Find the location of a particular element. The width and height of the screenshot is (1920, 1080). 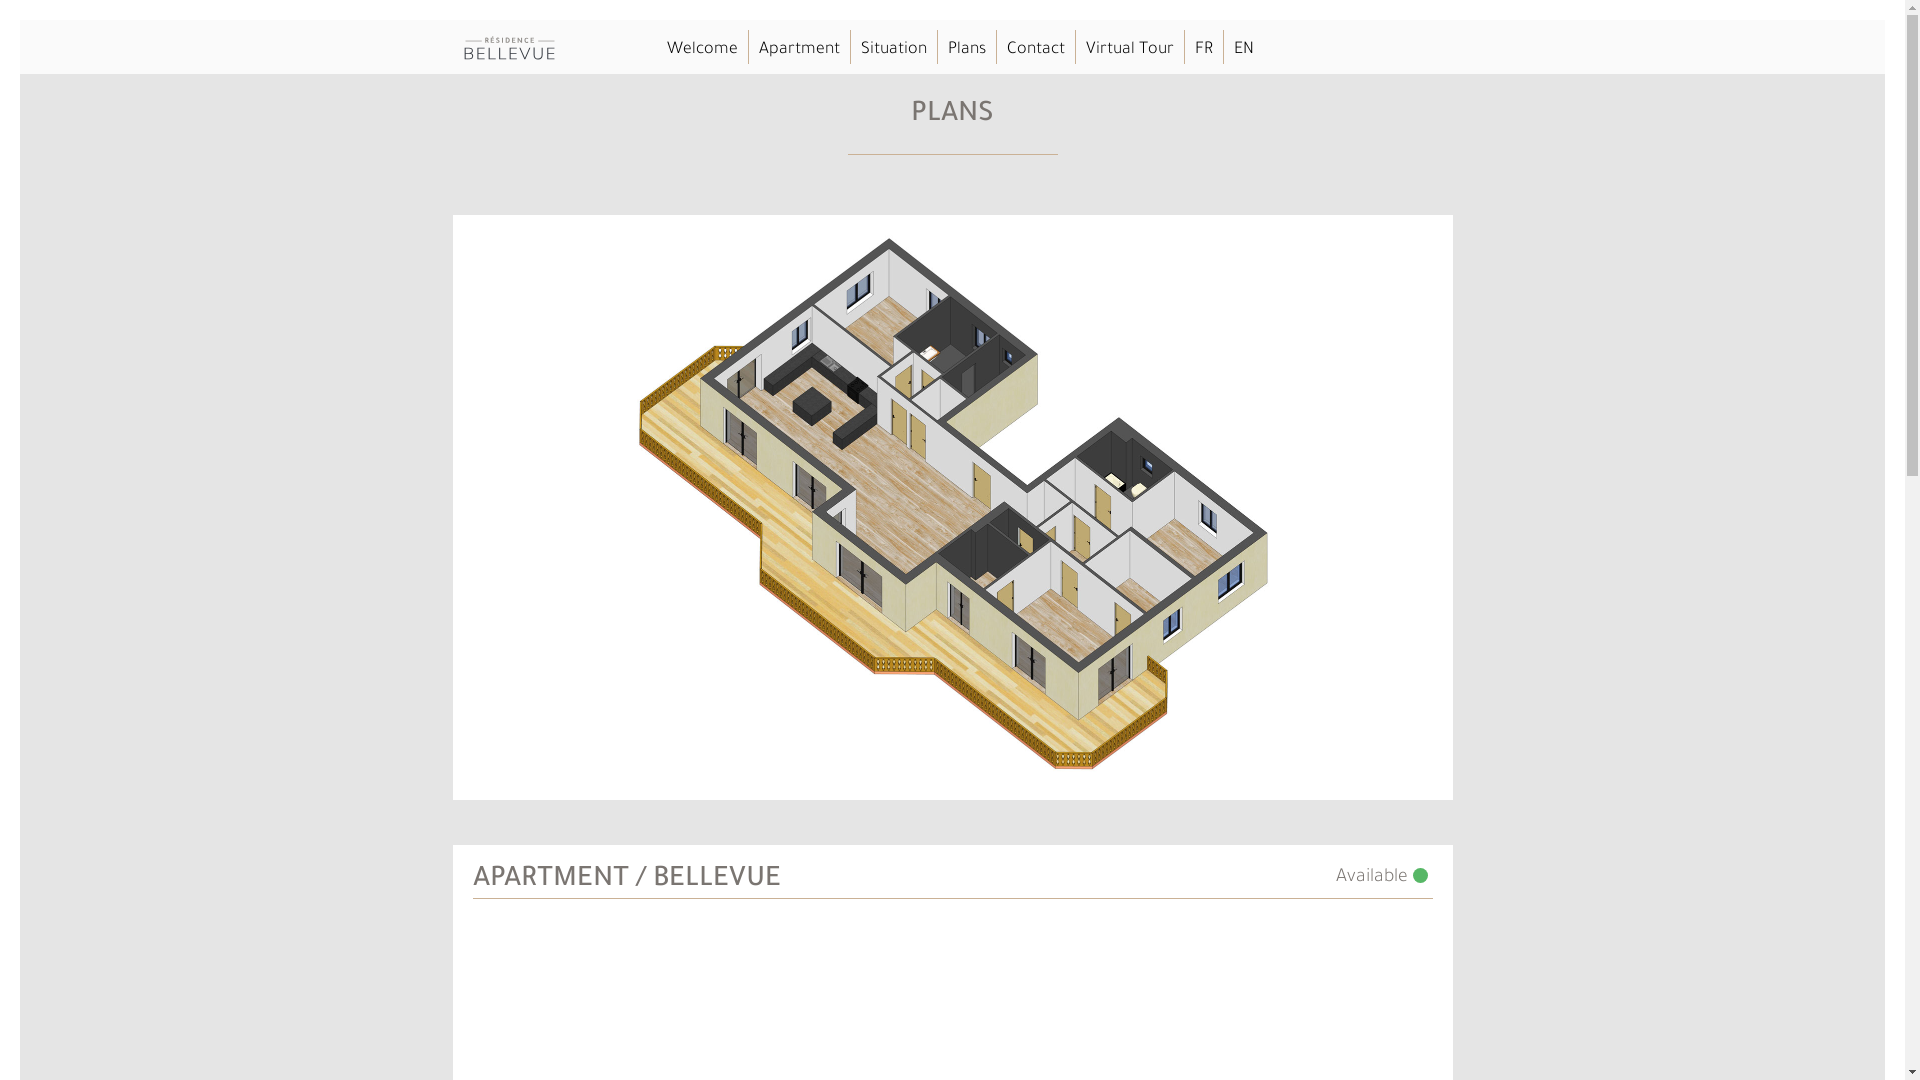

'FR' is located at coordinates (1202, 49).